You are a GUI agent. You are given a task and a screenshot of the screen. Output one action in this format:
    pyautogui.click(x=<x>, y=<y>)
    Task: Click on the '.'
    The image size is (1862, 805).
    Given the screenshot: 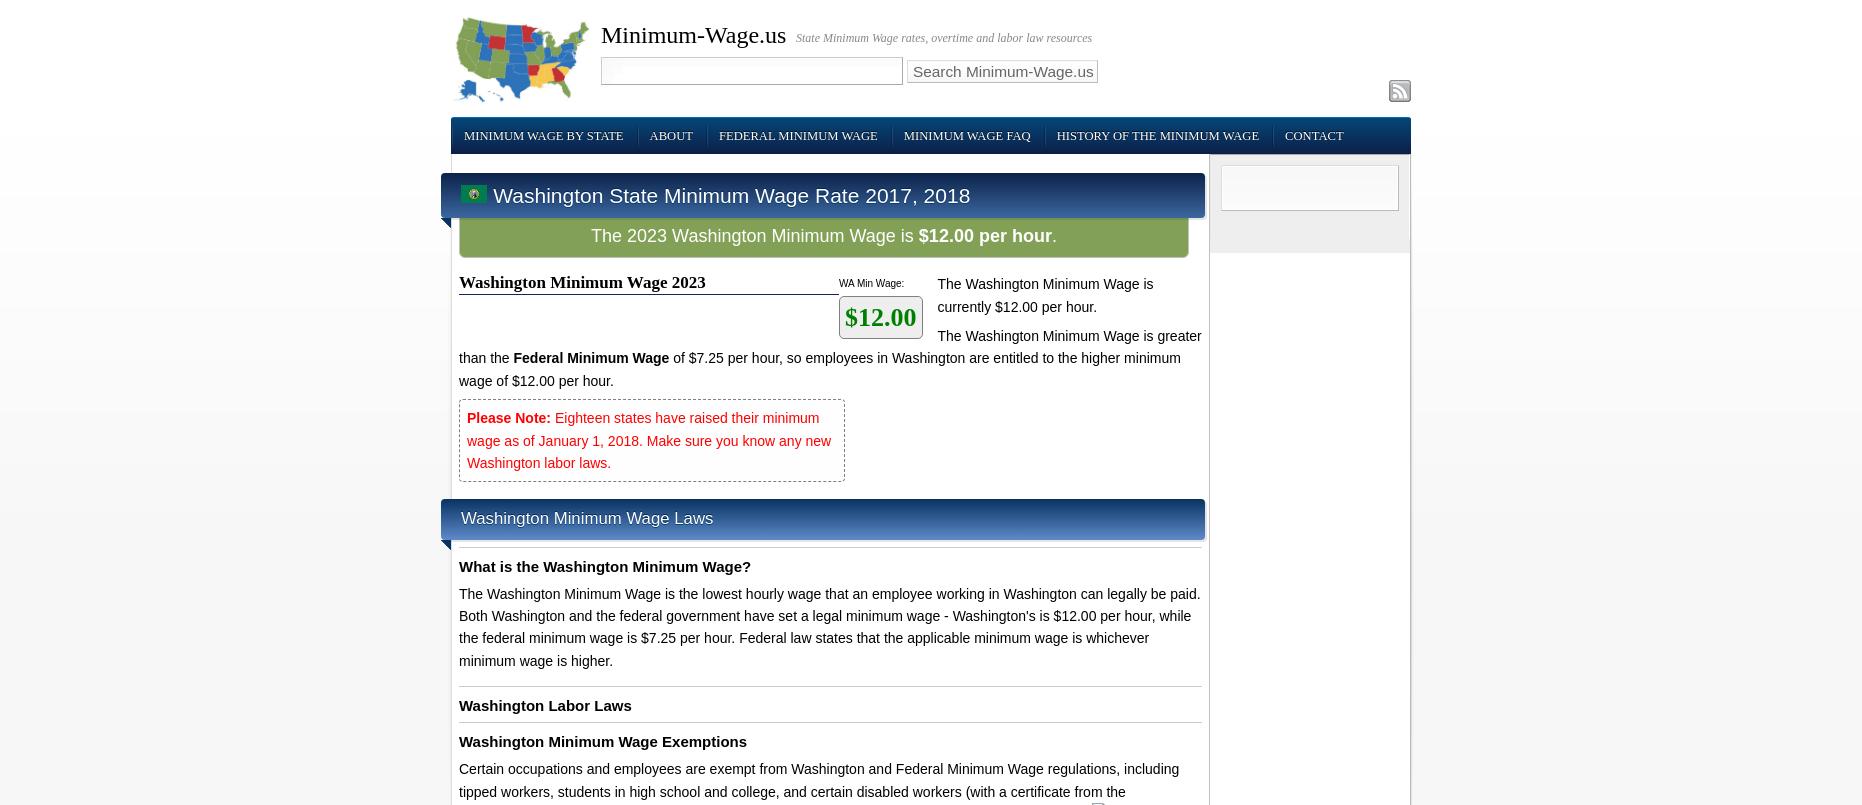 What is the action you would take?
    pyautogui.click(x=1053, y=234)
    